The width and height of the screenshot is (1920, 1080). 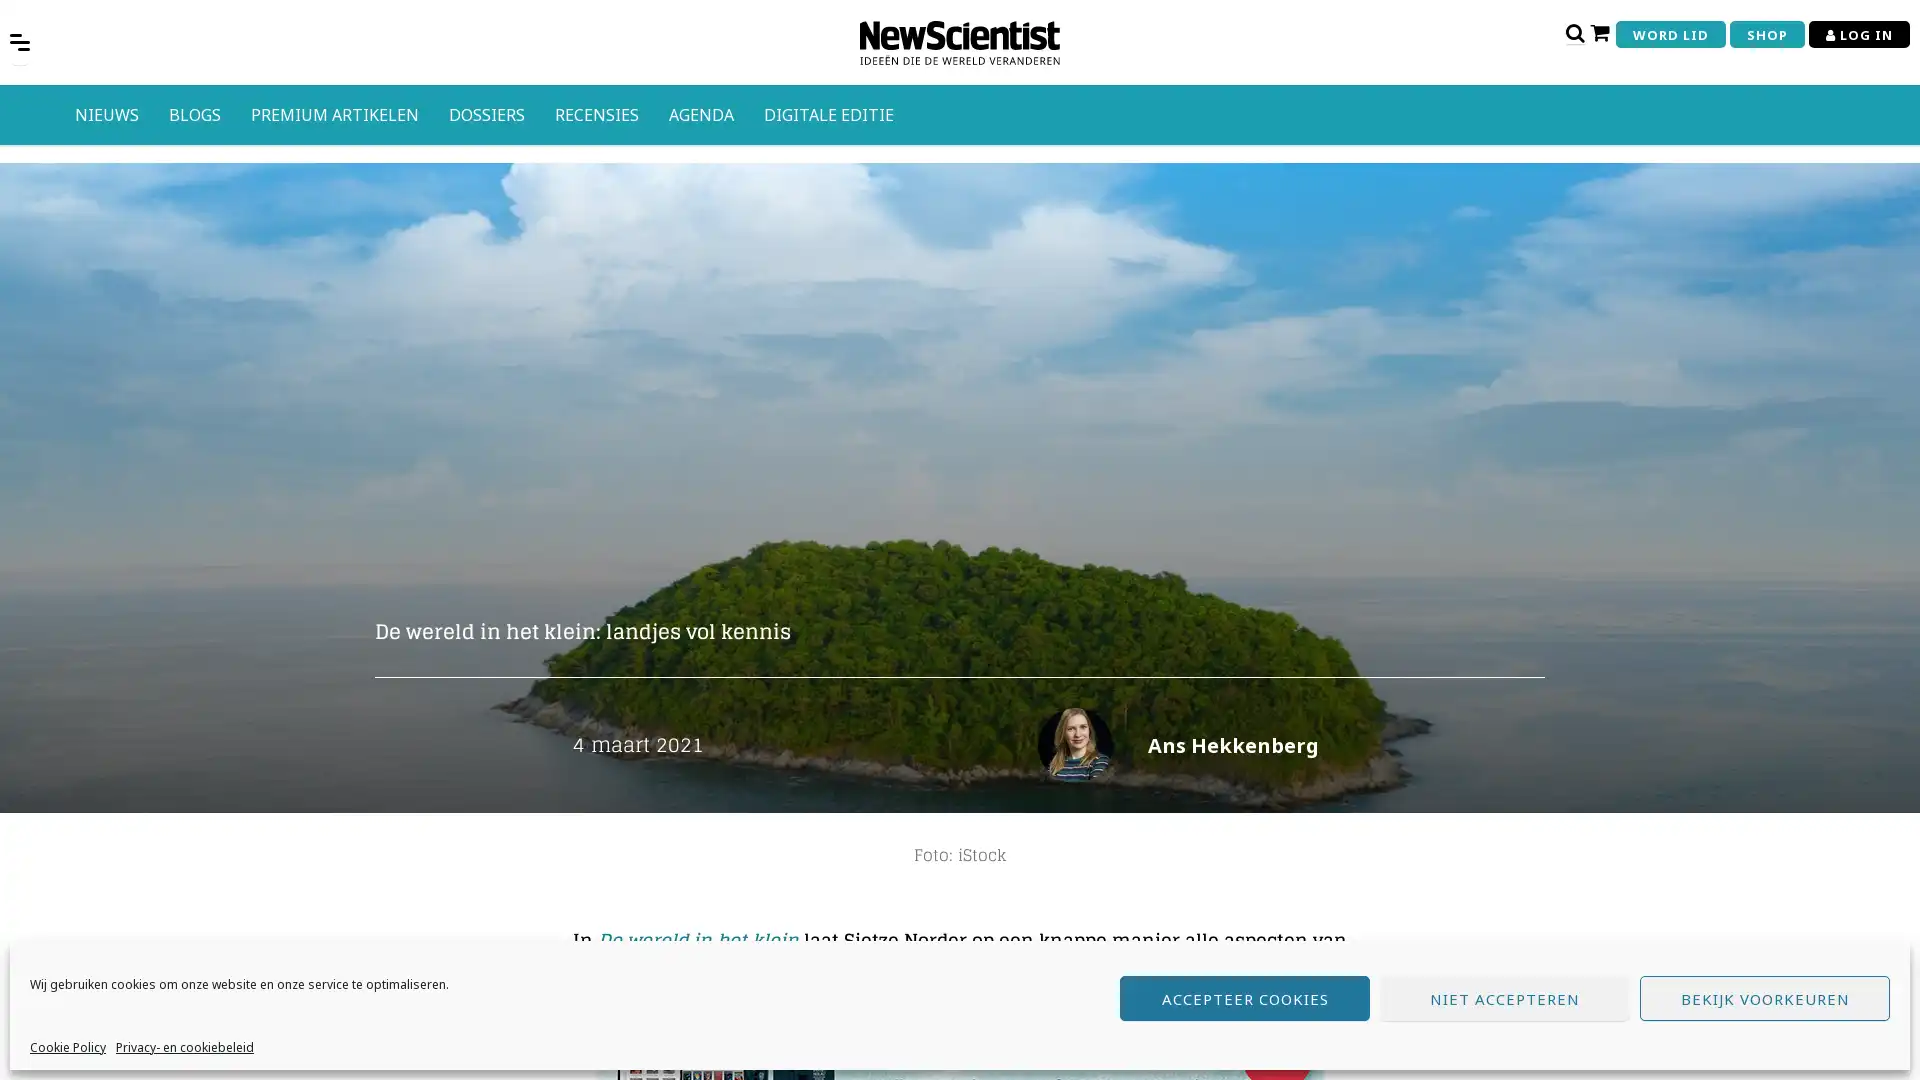 What do you see at coordinates (1505, 998) in the screenshot?
I see `NIET ACCEPTEREN` at bounding box center [1505, 998].